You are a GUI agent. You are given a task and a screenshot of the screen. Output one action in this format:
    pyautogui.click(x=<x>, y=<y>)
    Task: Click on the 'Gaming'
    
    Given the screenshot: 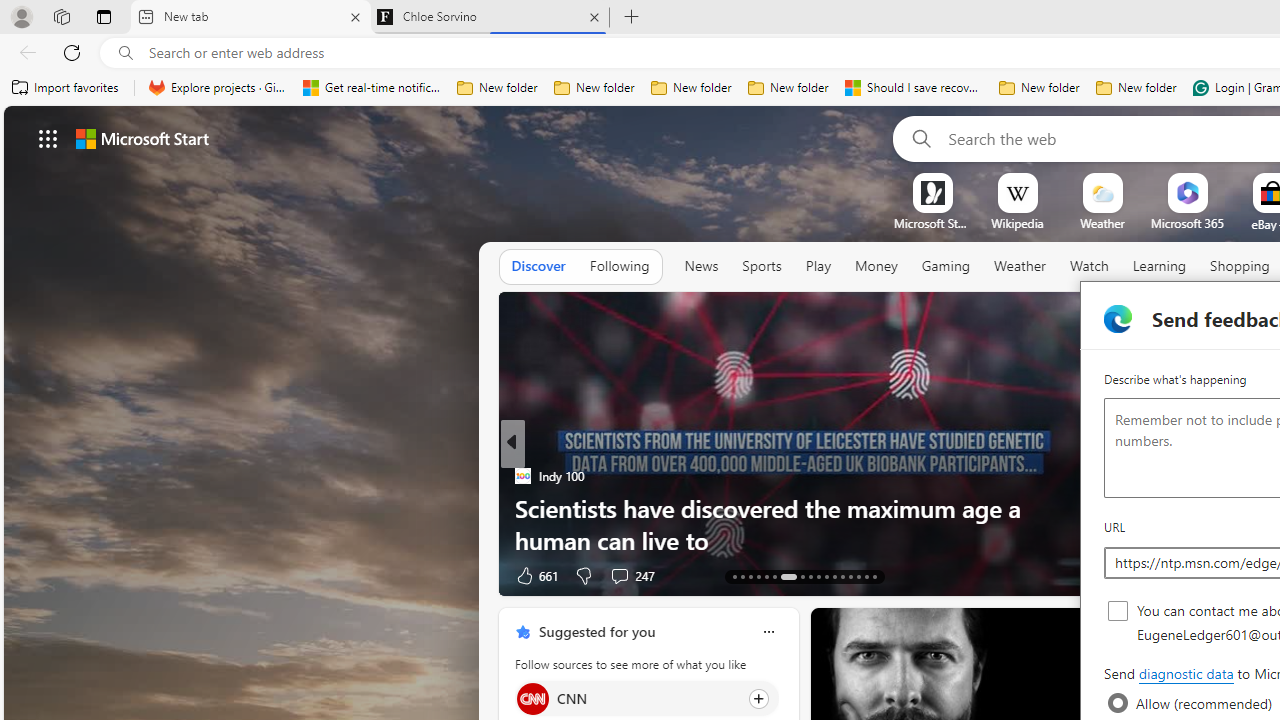 What is the action you would take?
    pyautogui.click(x=944, y=265)
    